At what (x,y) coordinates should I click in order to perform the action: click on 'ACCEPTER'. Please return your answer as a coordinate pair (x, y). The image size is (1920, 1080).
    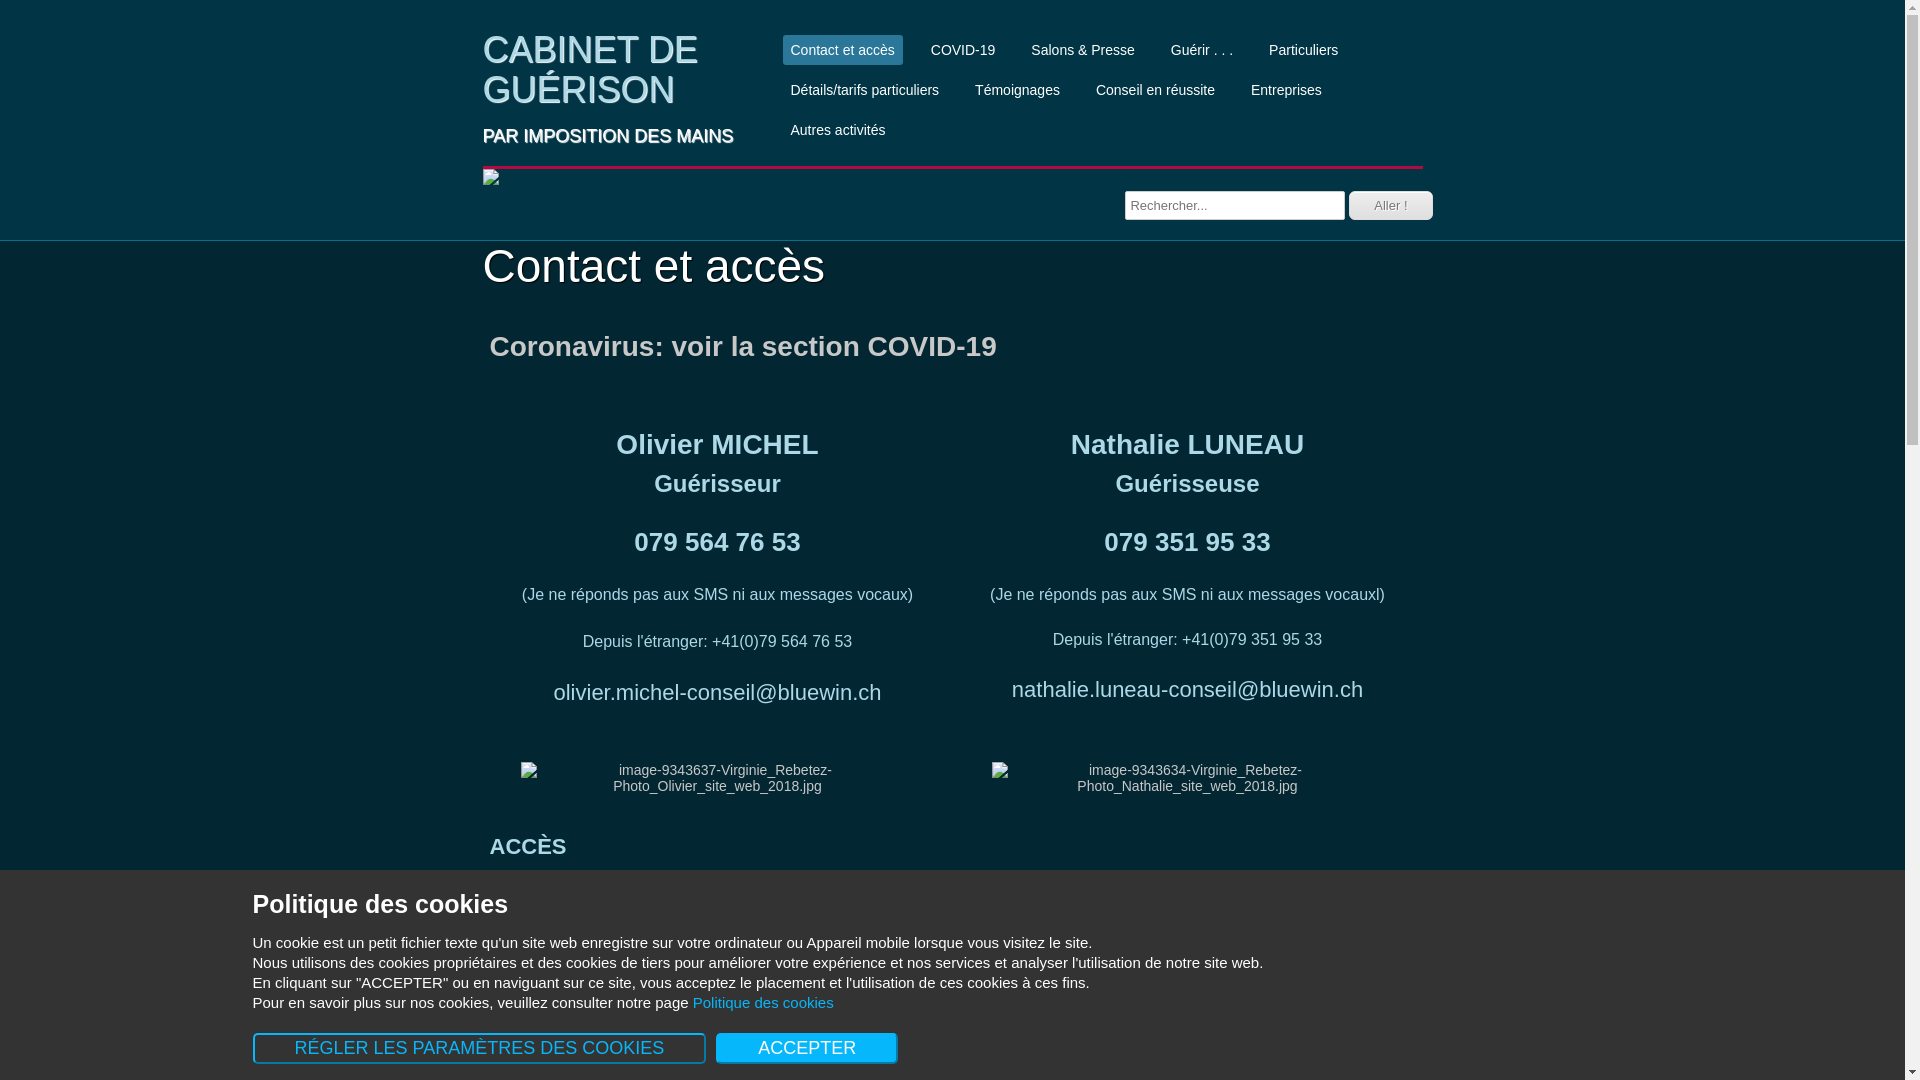
    Looking at the image, I should click on (806, 1047).